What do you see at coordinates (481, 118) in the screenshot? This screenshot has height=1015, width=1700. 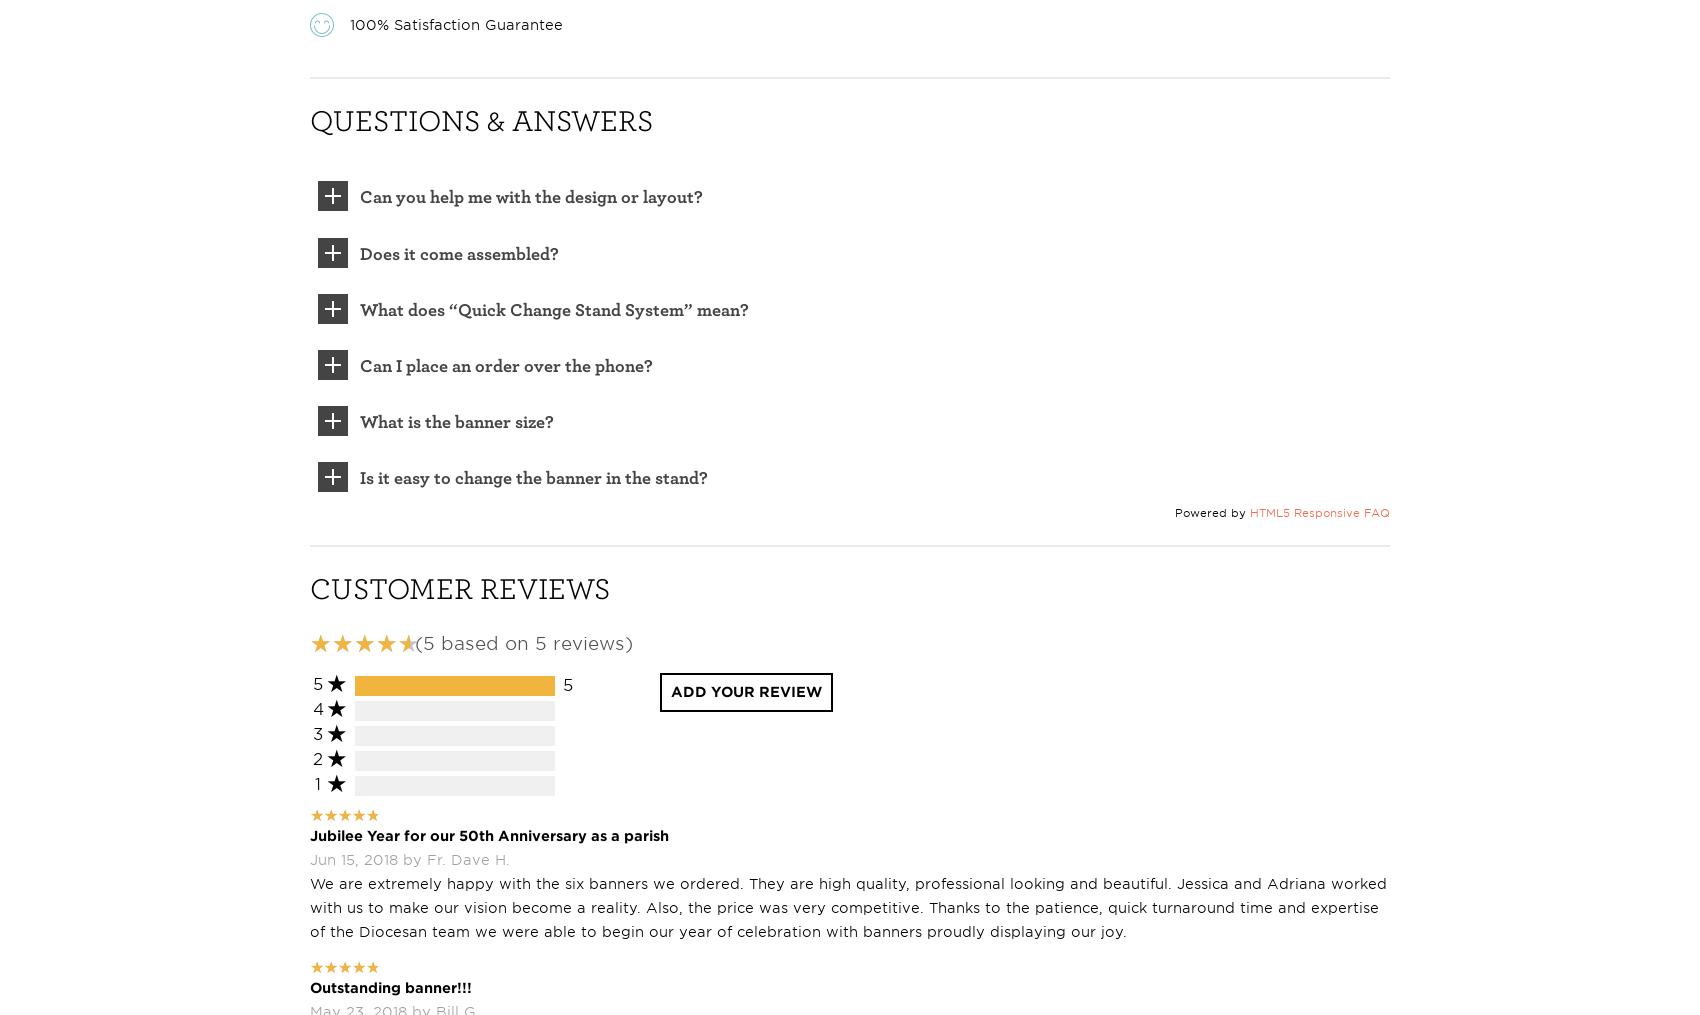 I see `'Questions & Answers'` at bounding box center [481, 118].